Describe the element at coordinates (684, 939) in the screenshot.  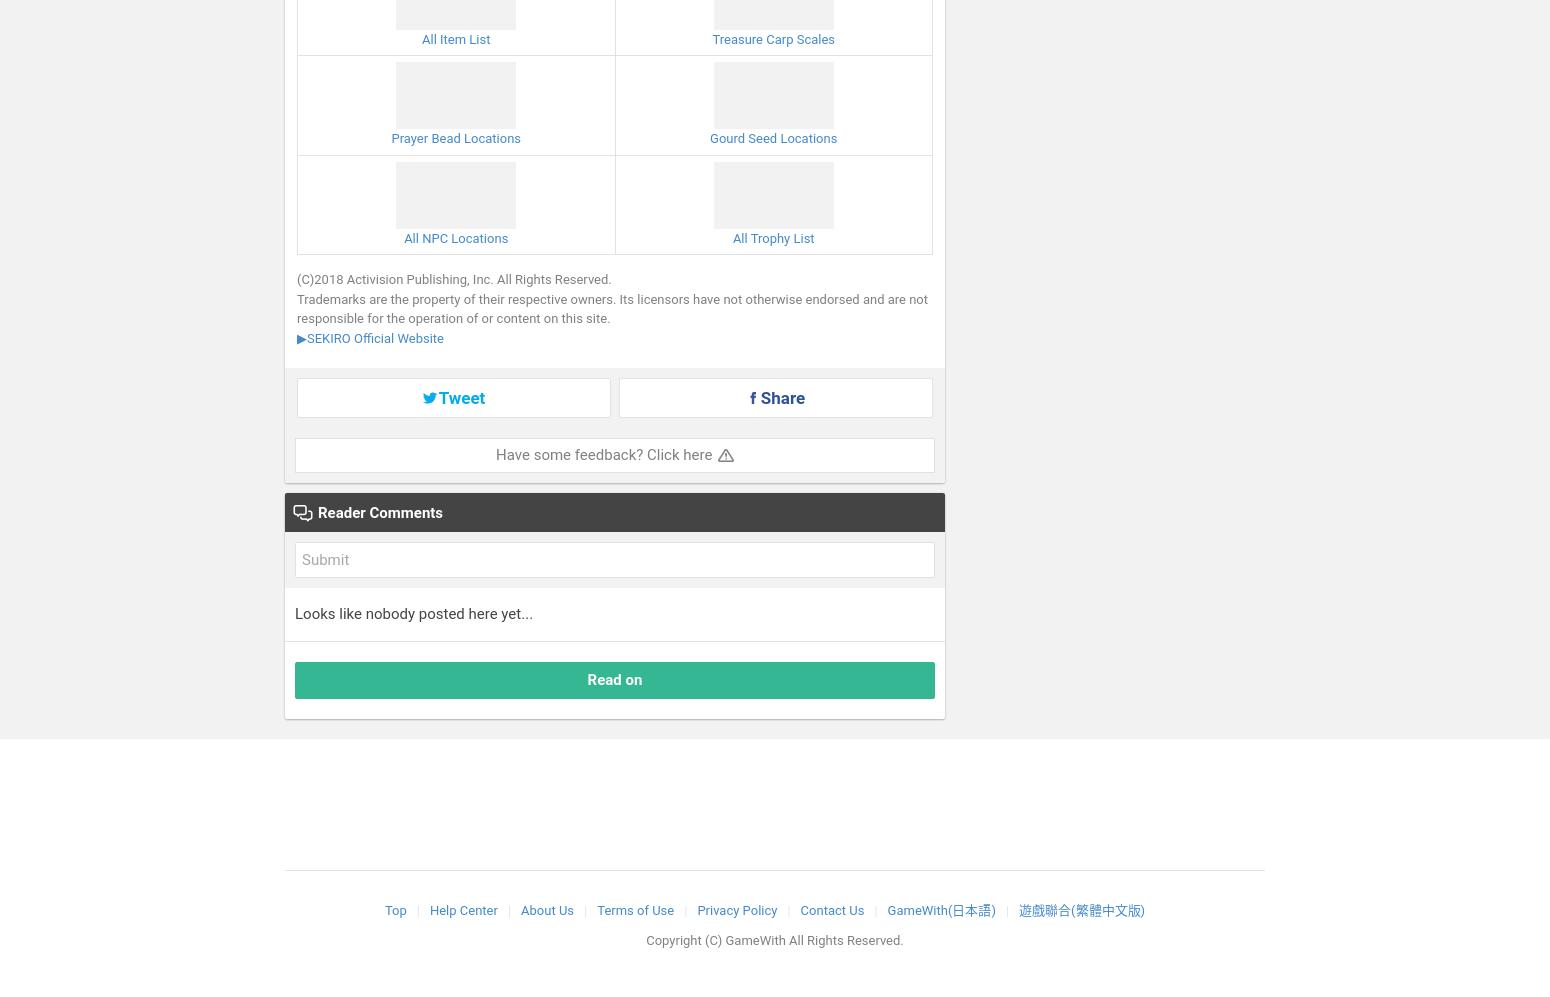
I see `'Copyright (C)'` at that location.